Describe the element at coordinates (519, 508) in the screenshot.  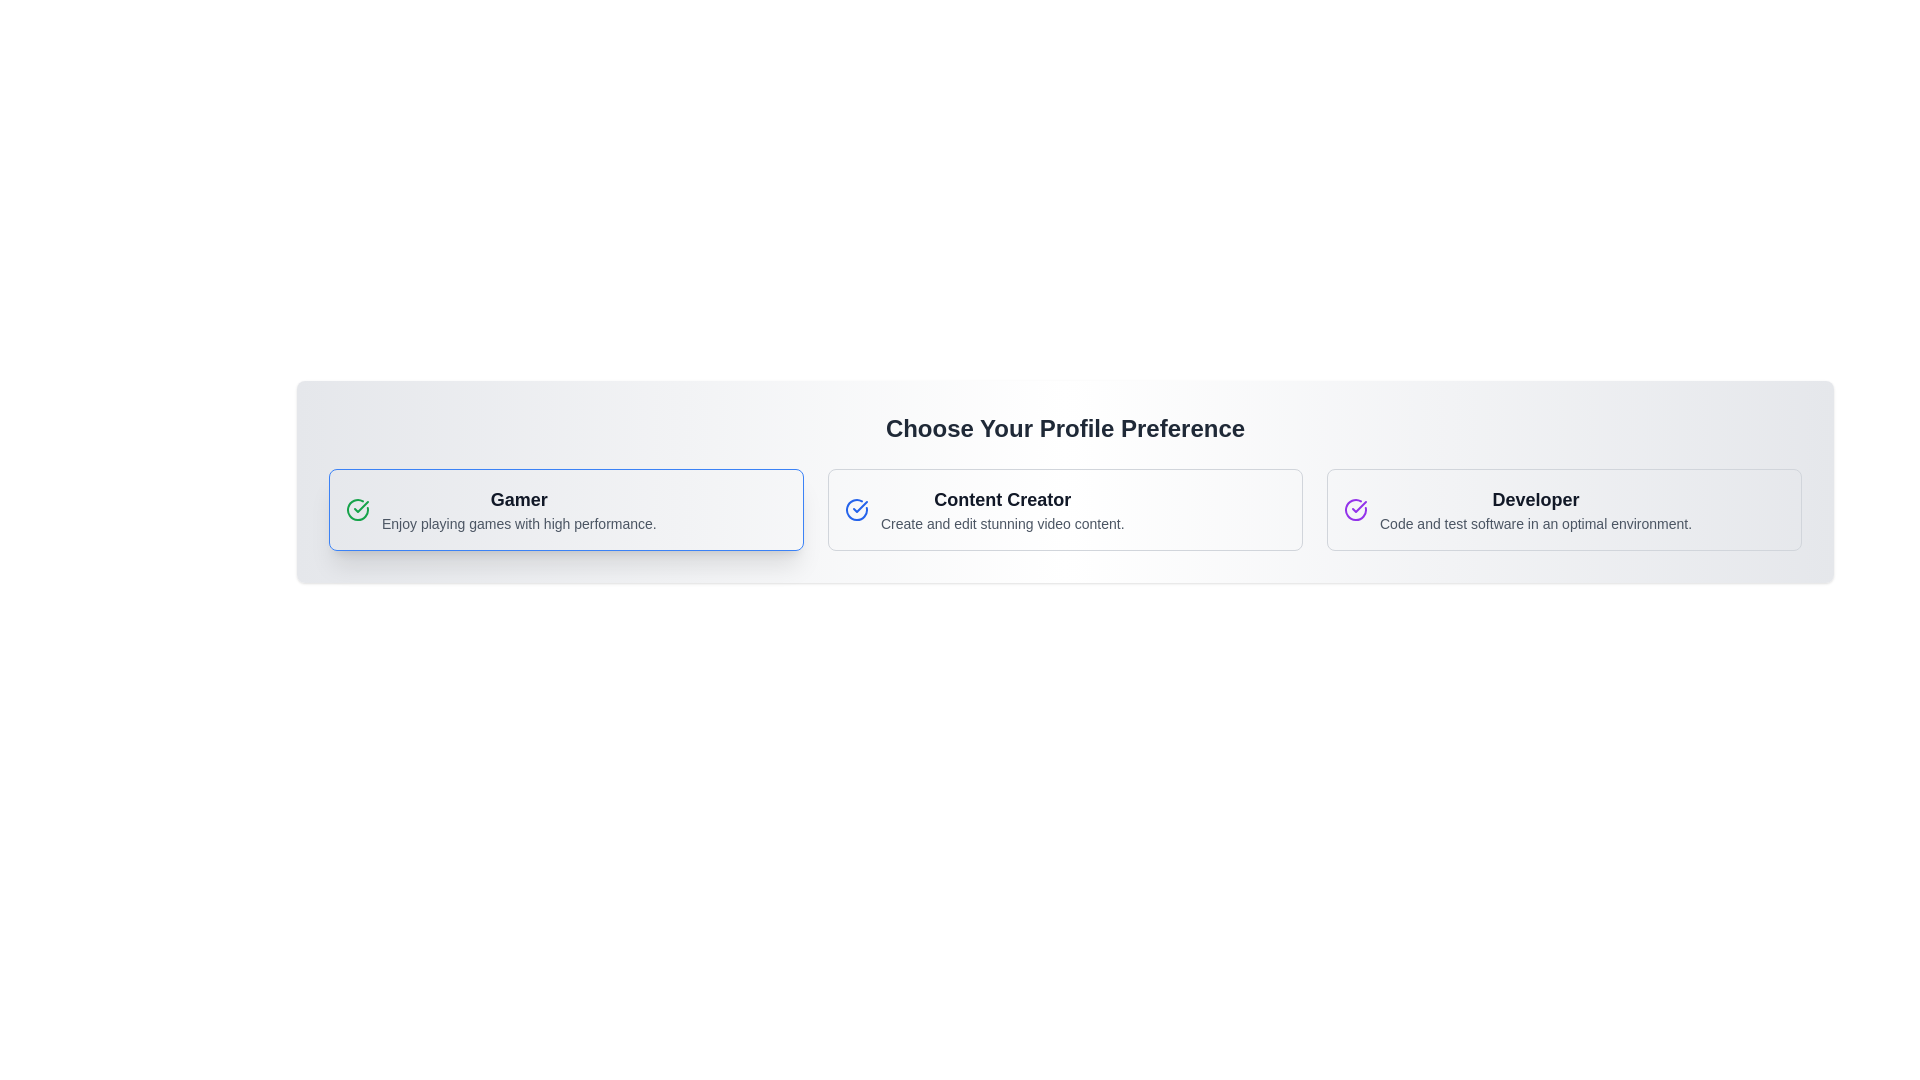
I see `the text label with the title 'Gamer' and description 'Enjoy playing games with high performance.' which is the first option in a group of selectable preferences` at that location.